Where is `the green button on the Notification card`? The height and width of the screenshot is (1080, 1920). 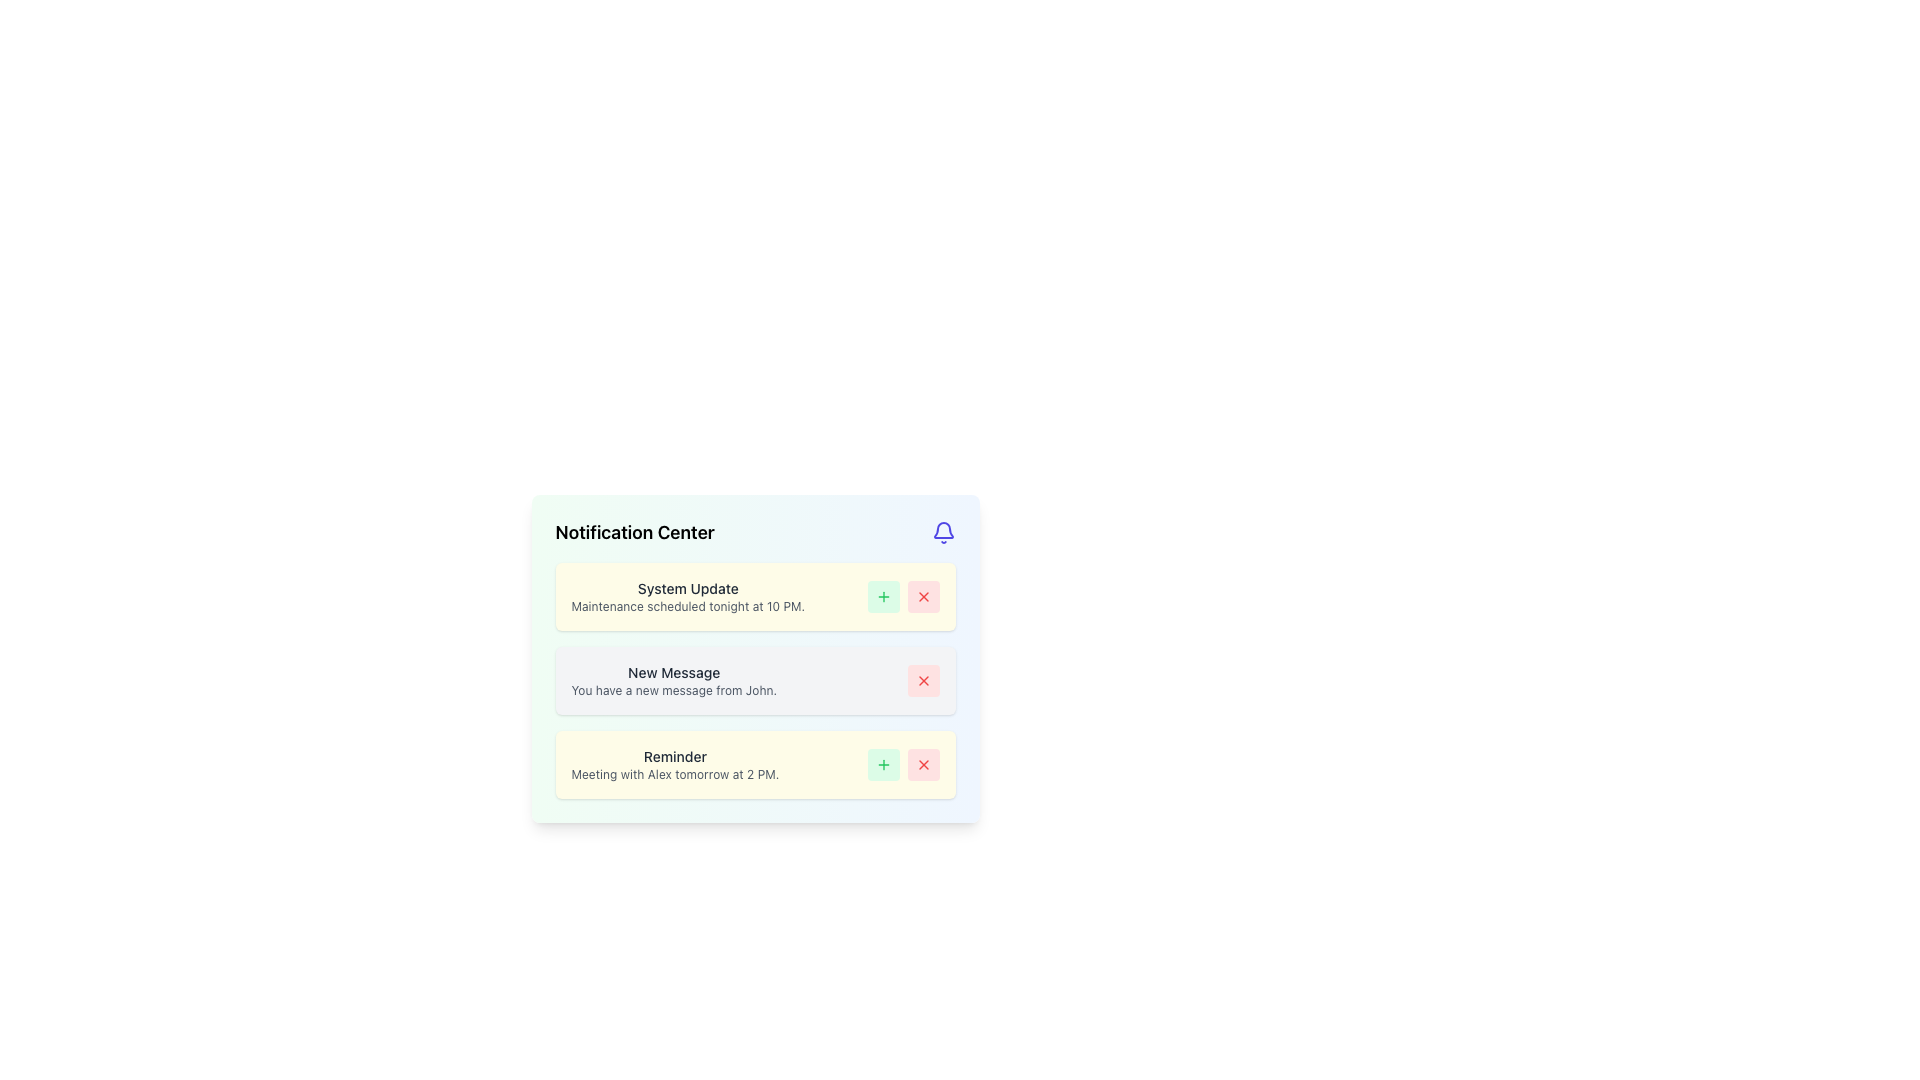 the green button on the Notification card is located at coordinates (754, 596).